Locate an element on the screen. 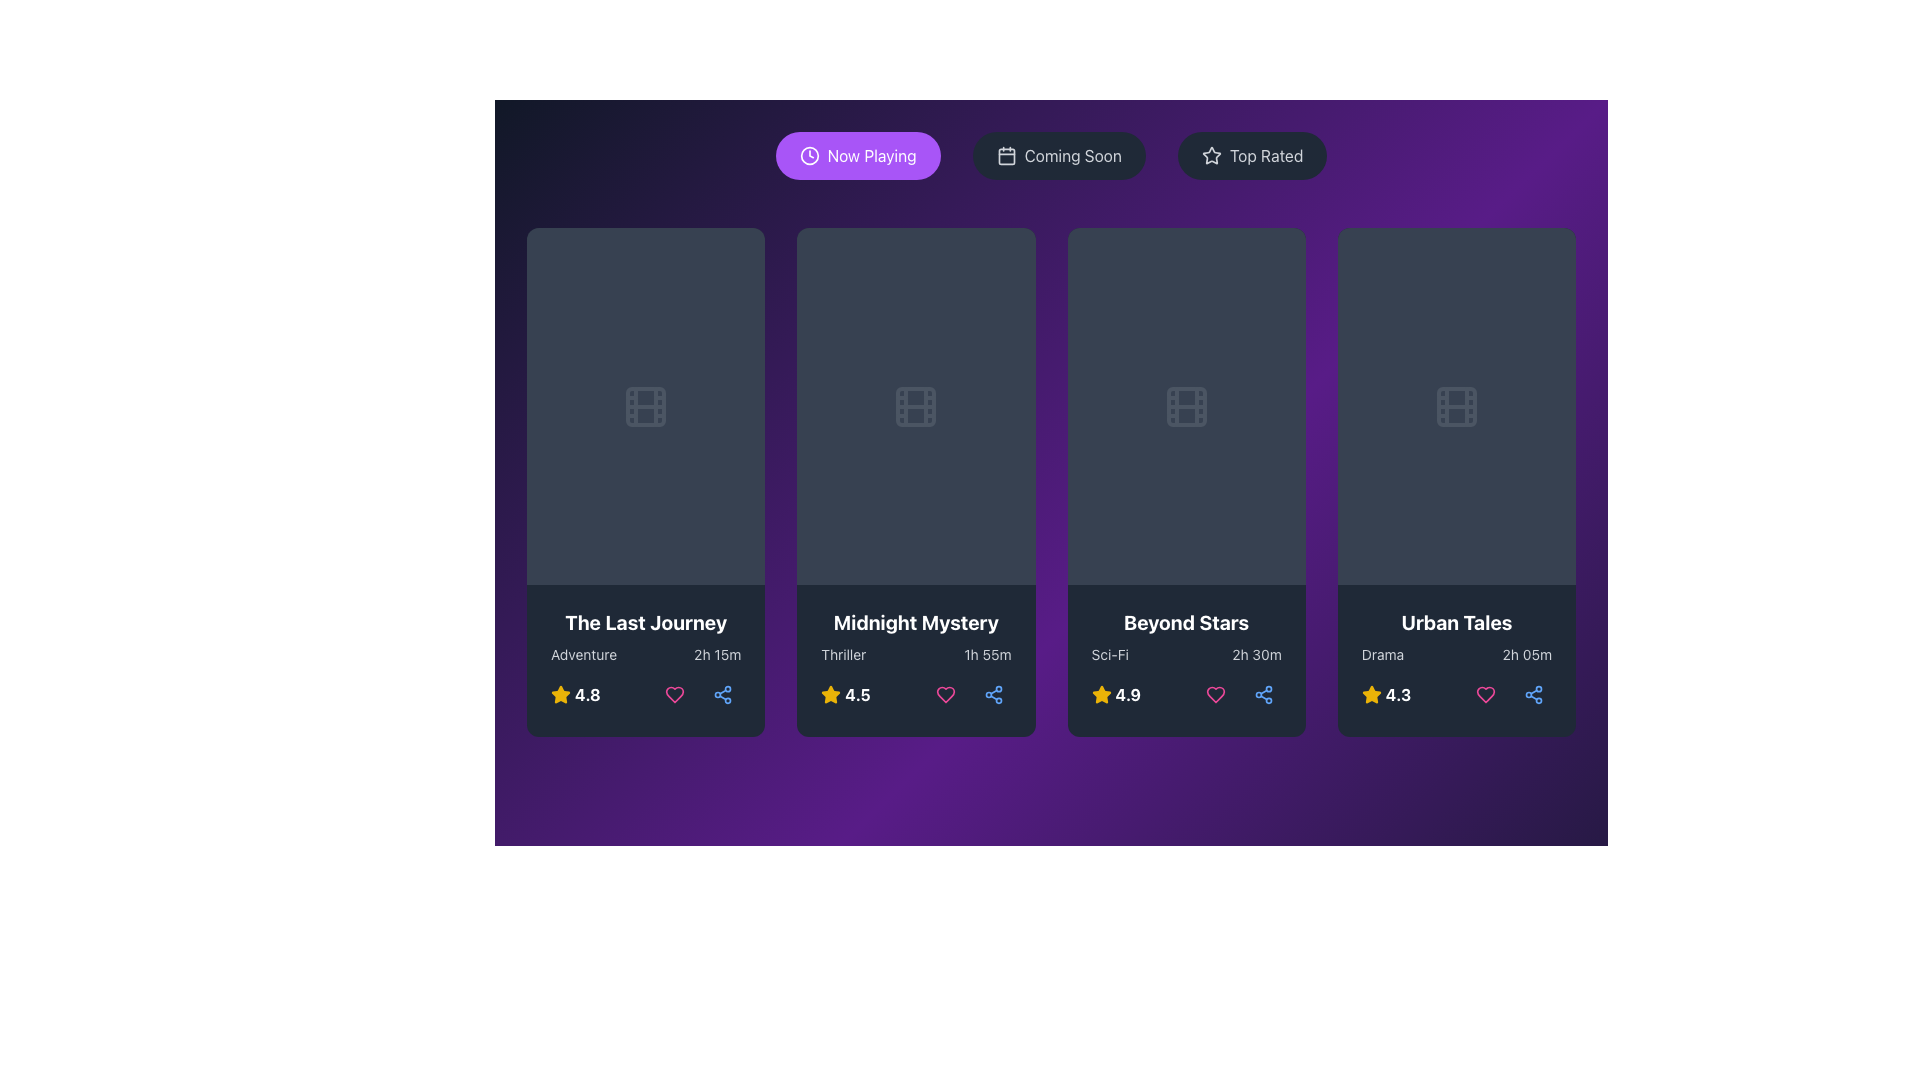 The width and height of the screenshot is (1920, 1080). the Text Label displaying '2h 15m', which is aligned to the right of 'Adventure' in the lower section of the card labeled 'The Last Journey' is located at coordinates (717, 655).